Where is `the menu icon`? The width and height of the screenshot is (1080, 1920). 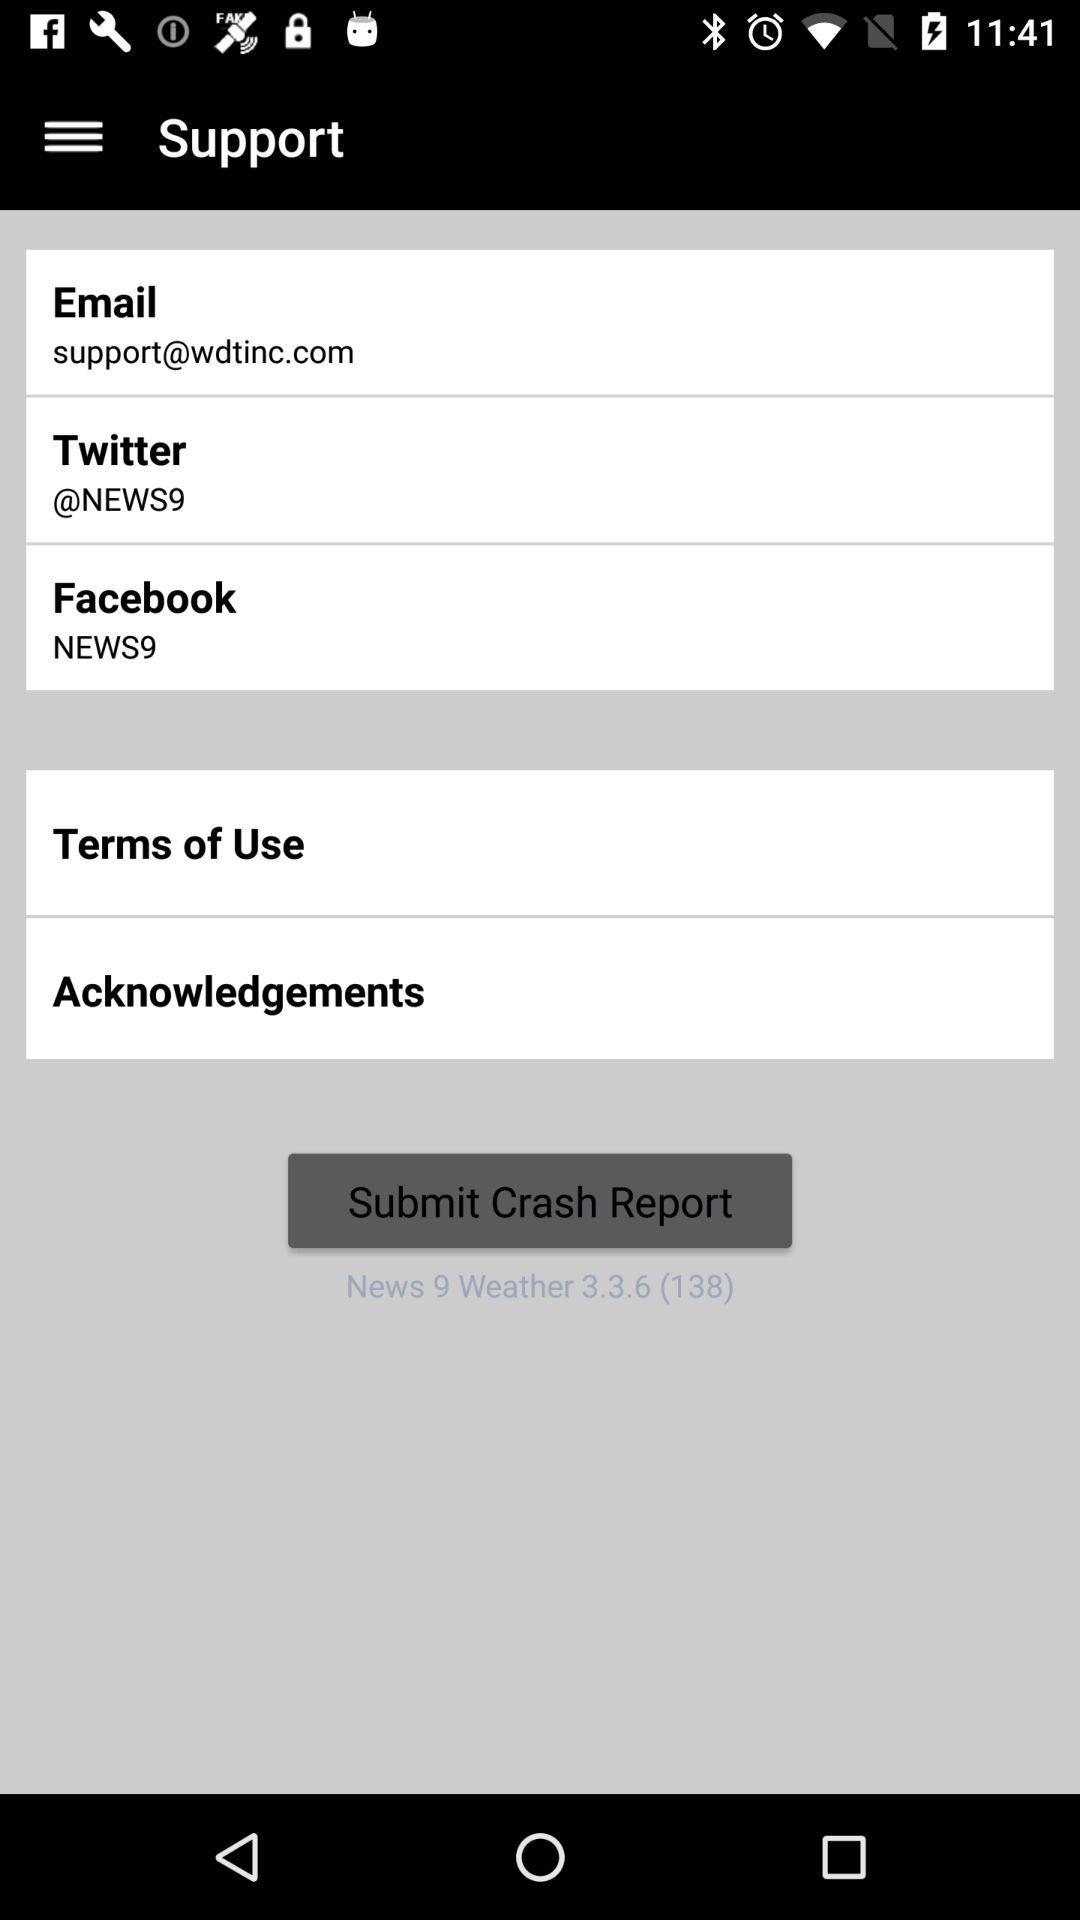
the menu icon is located at coordinates (72, 135).